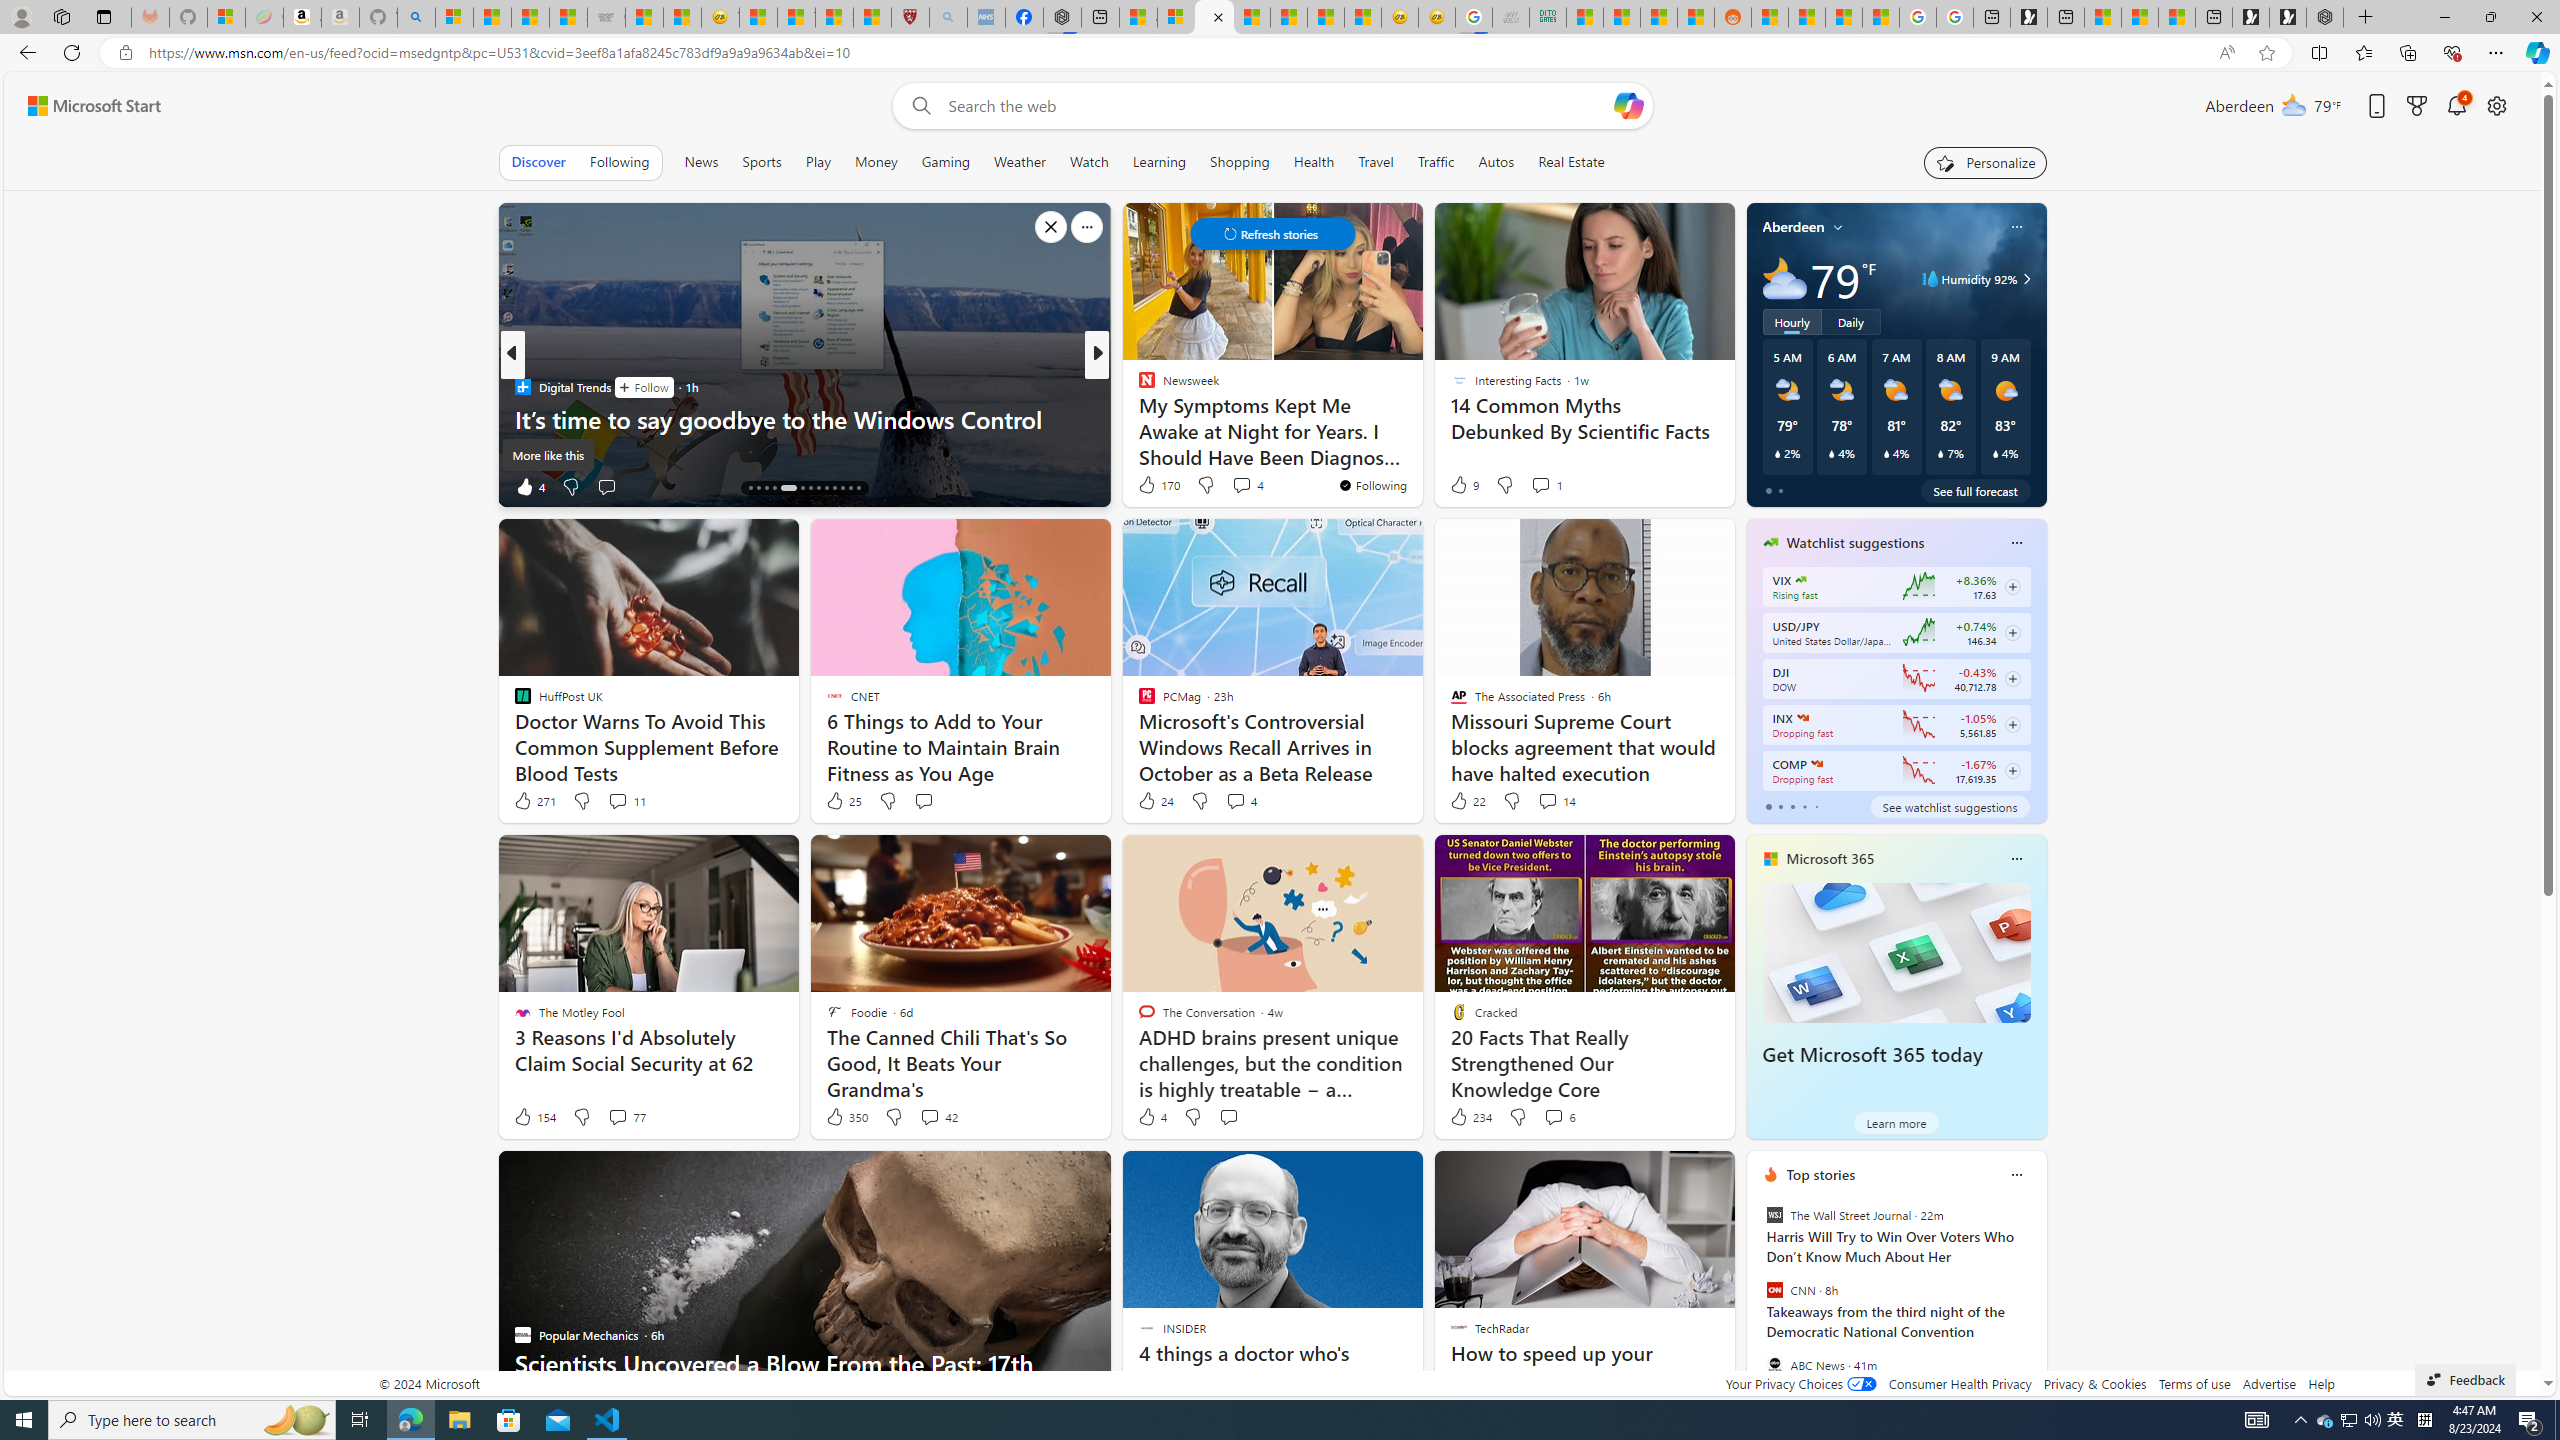  I want to click on '720 Like', so click(1151, 486).